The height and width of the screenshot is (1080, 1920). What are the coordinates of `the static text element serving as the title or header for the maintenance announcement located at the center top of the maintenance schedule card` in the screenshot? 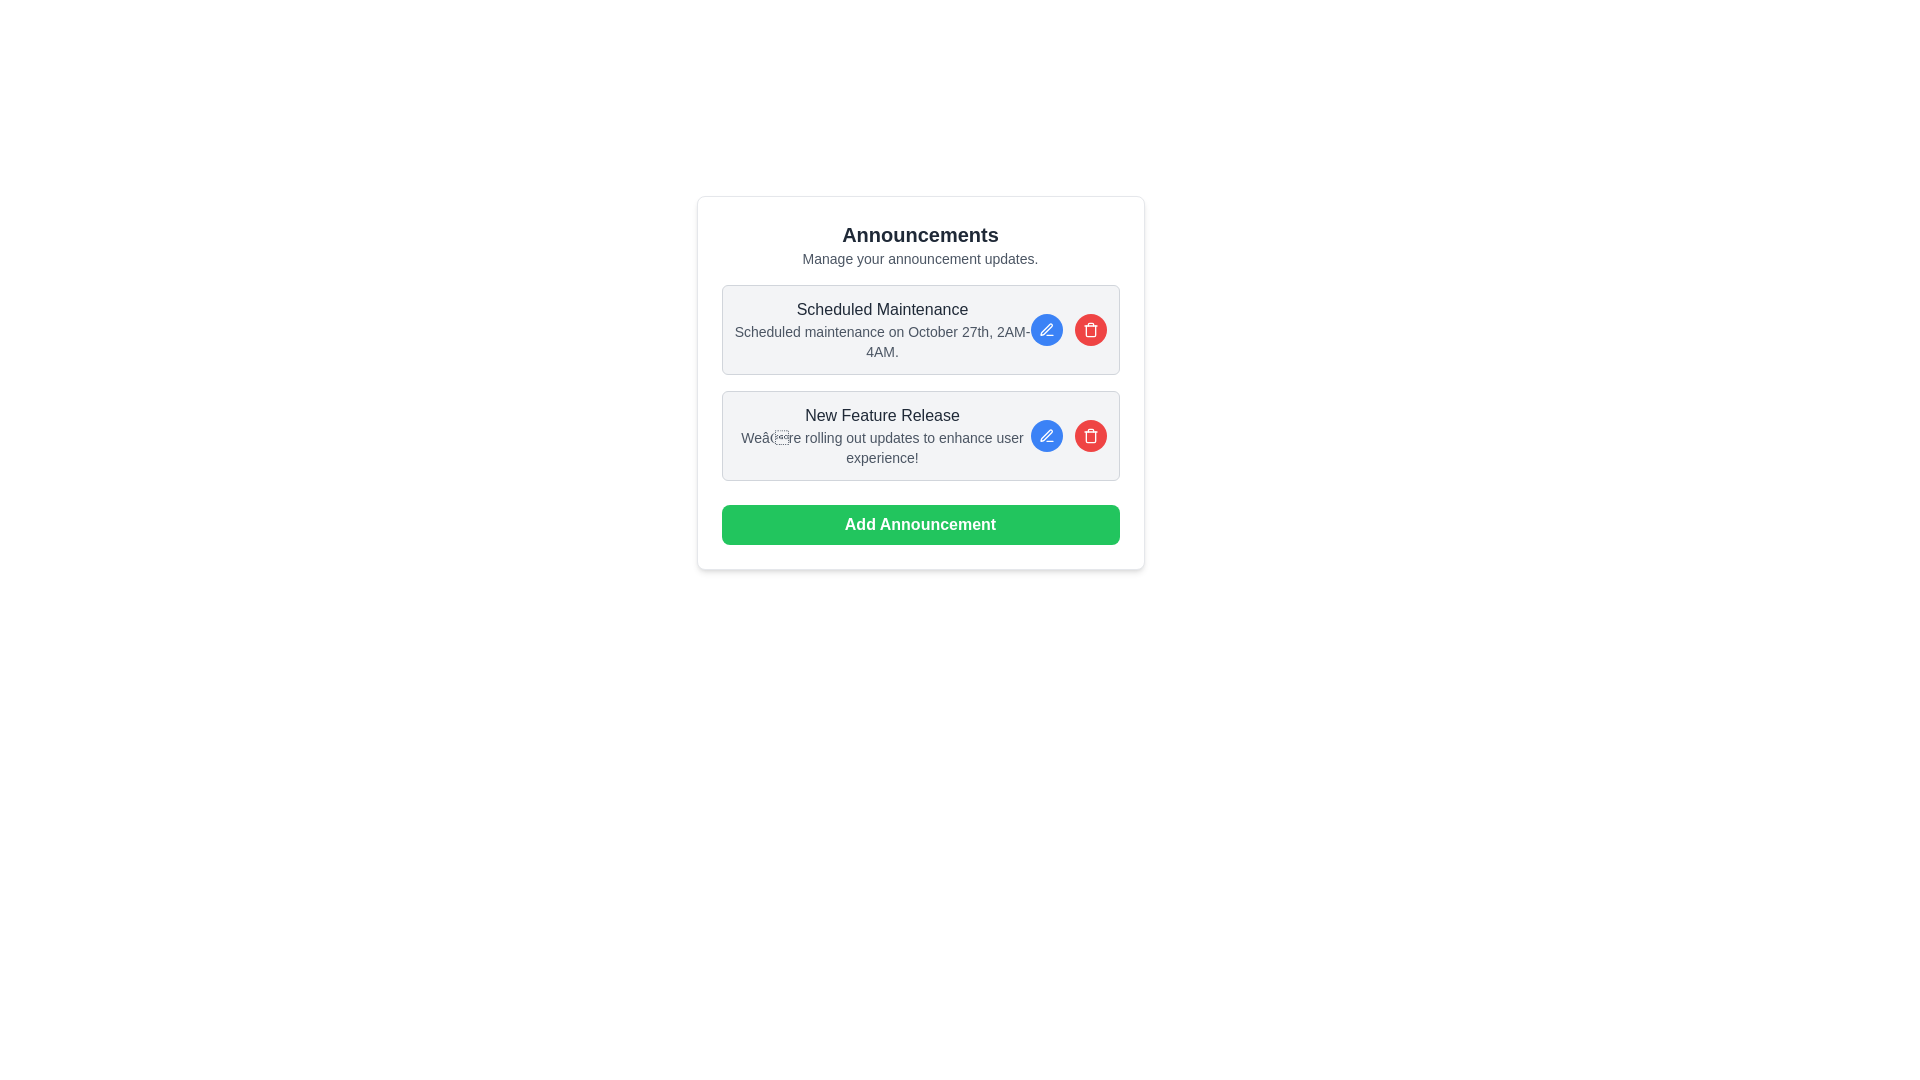 It's located at (881, 309).